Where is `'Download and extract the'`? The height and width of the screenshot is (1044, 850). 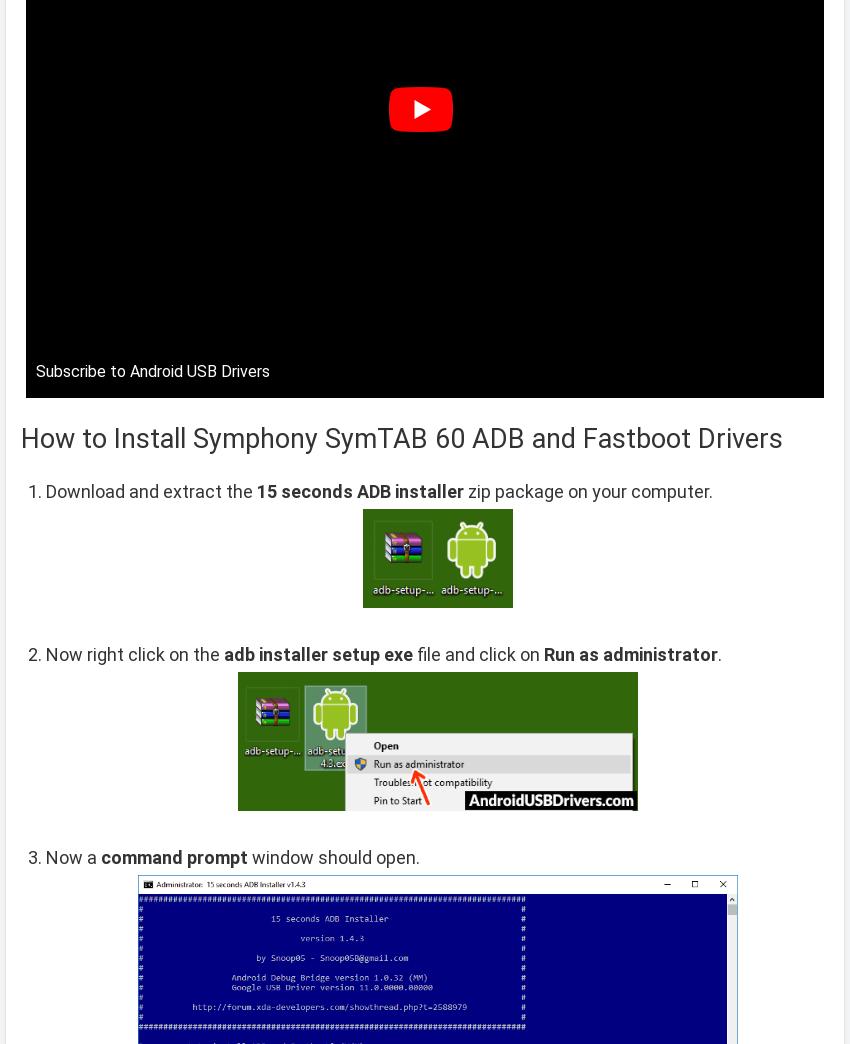
'Download and extract the' is located at coordinates (151, 491).